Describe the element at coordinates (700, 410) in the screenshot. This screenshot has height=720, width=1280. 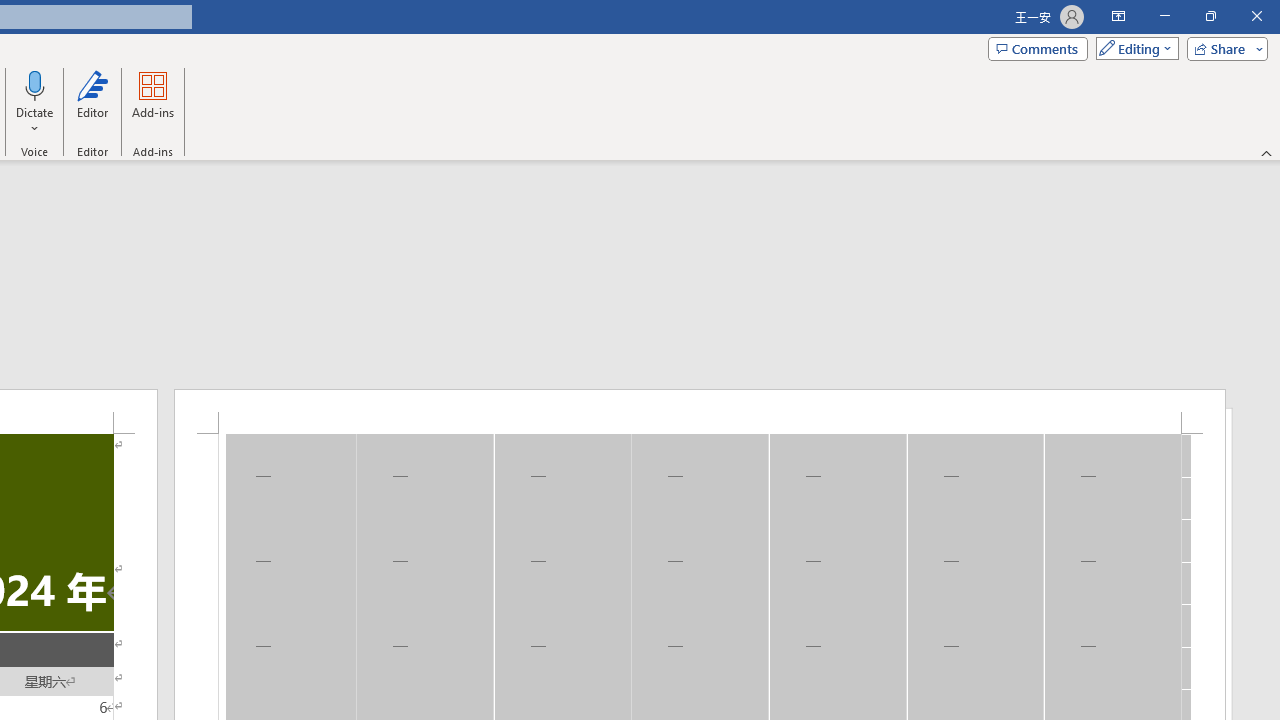
I see `'Header -Section 1-'` at that location.